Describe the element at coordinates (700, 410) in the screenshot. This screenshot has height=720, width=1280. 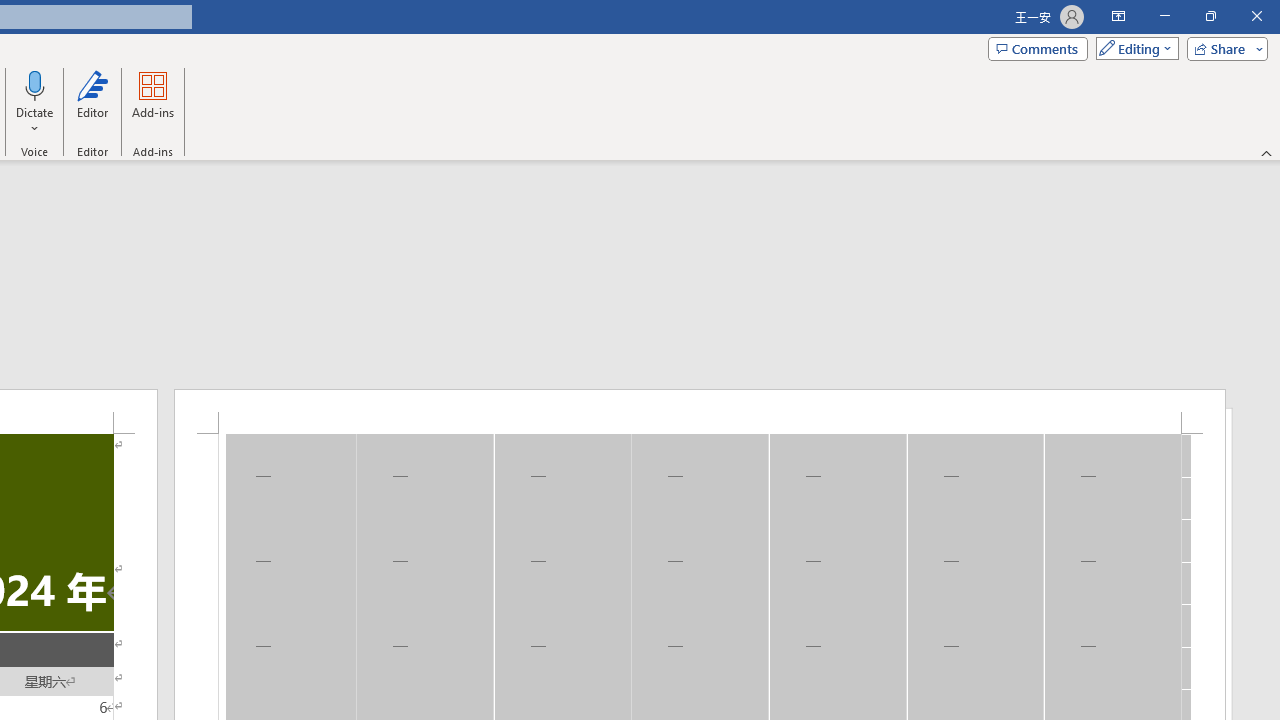
I see `'Header -Section 1-'` at that location.